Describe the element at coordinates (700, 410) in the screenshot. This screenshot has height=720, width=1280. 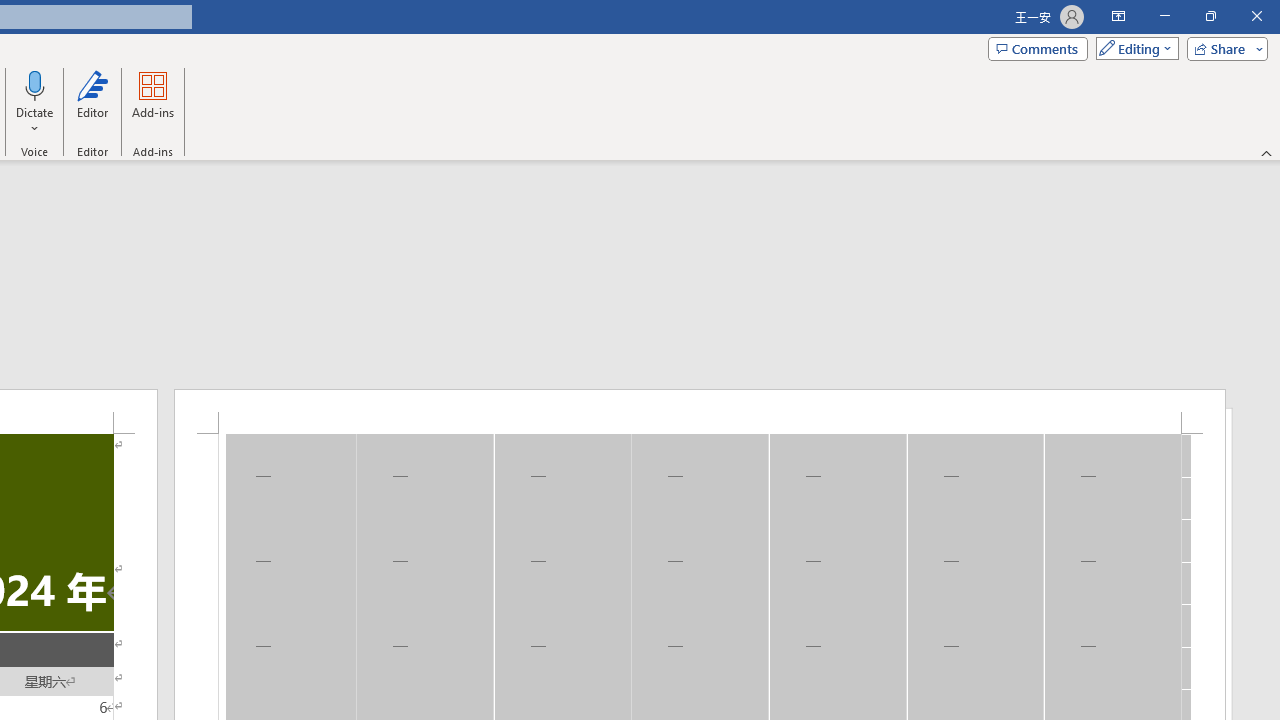
I see `'Header -Section 1-'` at that location.